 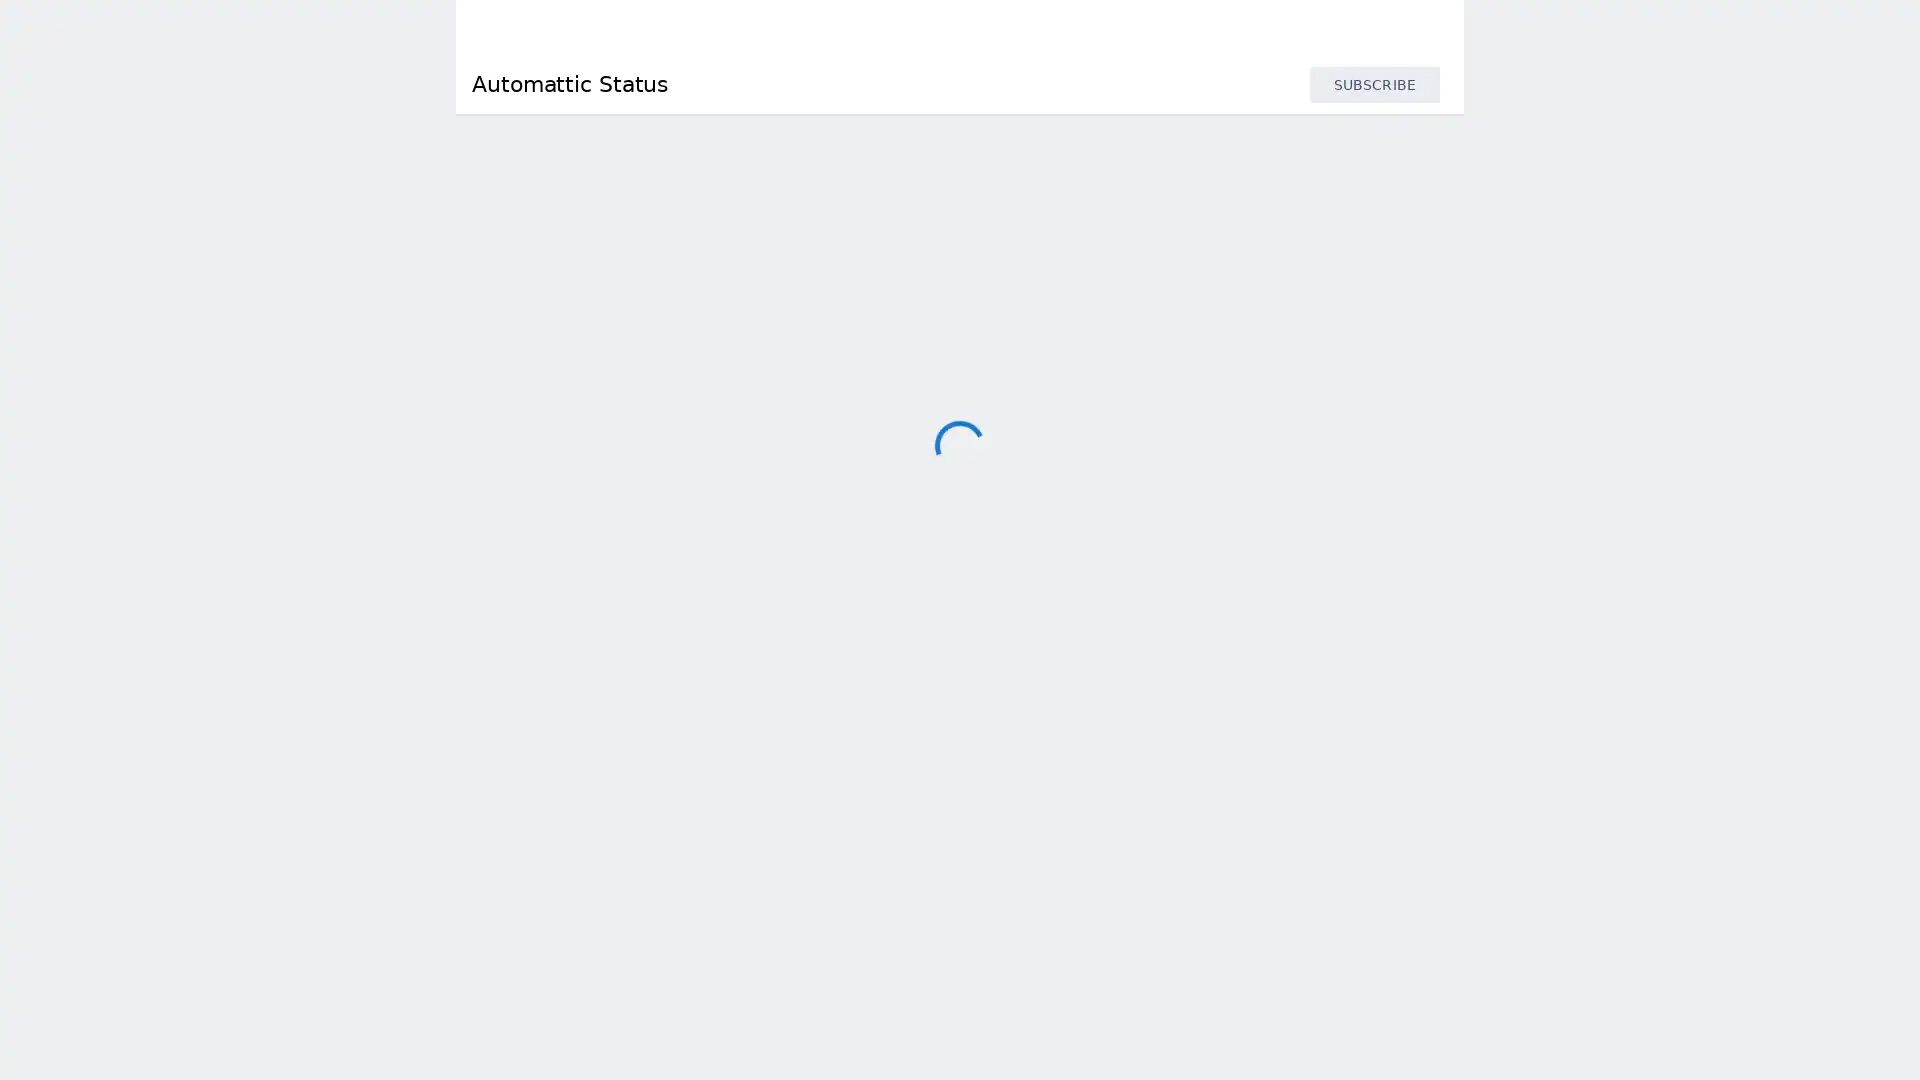 I want to click on Simperium API, so click(x=838, y=997).